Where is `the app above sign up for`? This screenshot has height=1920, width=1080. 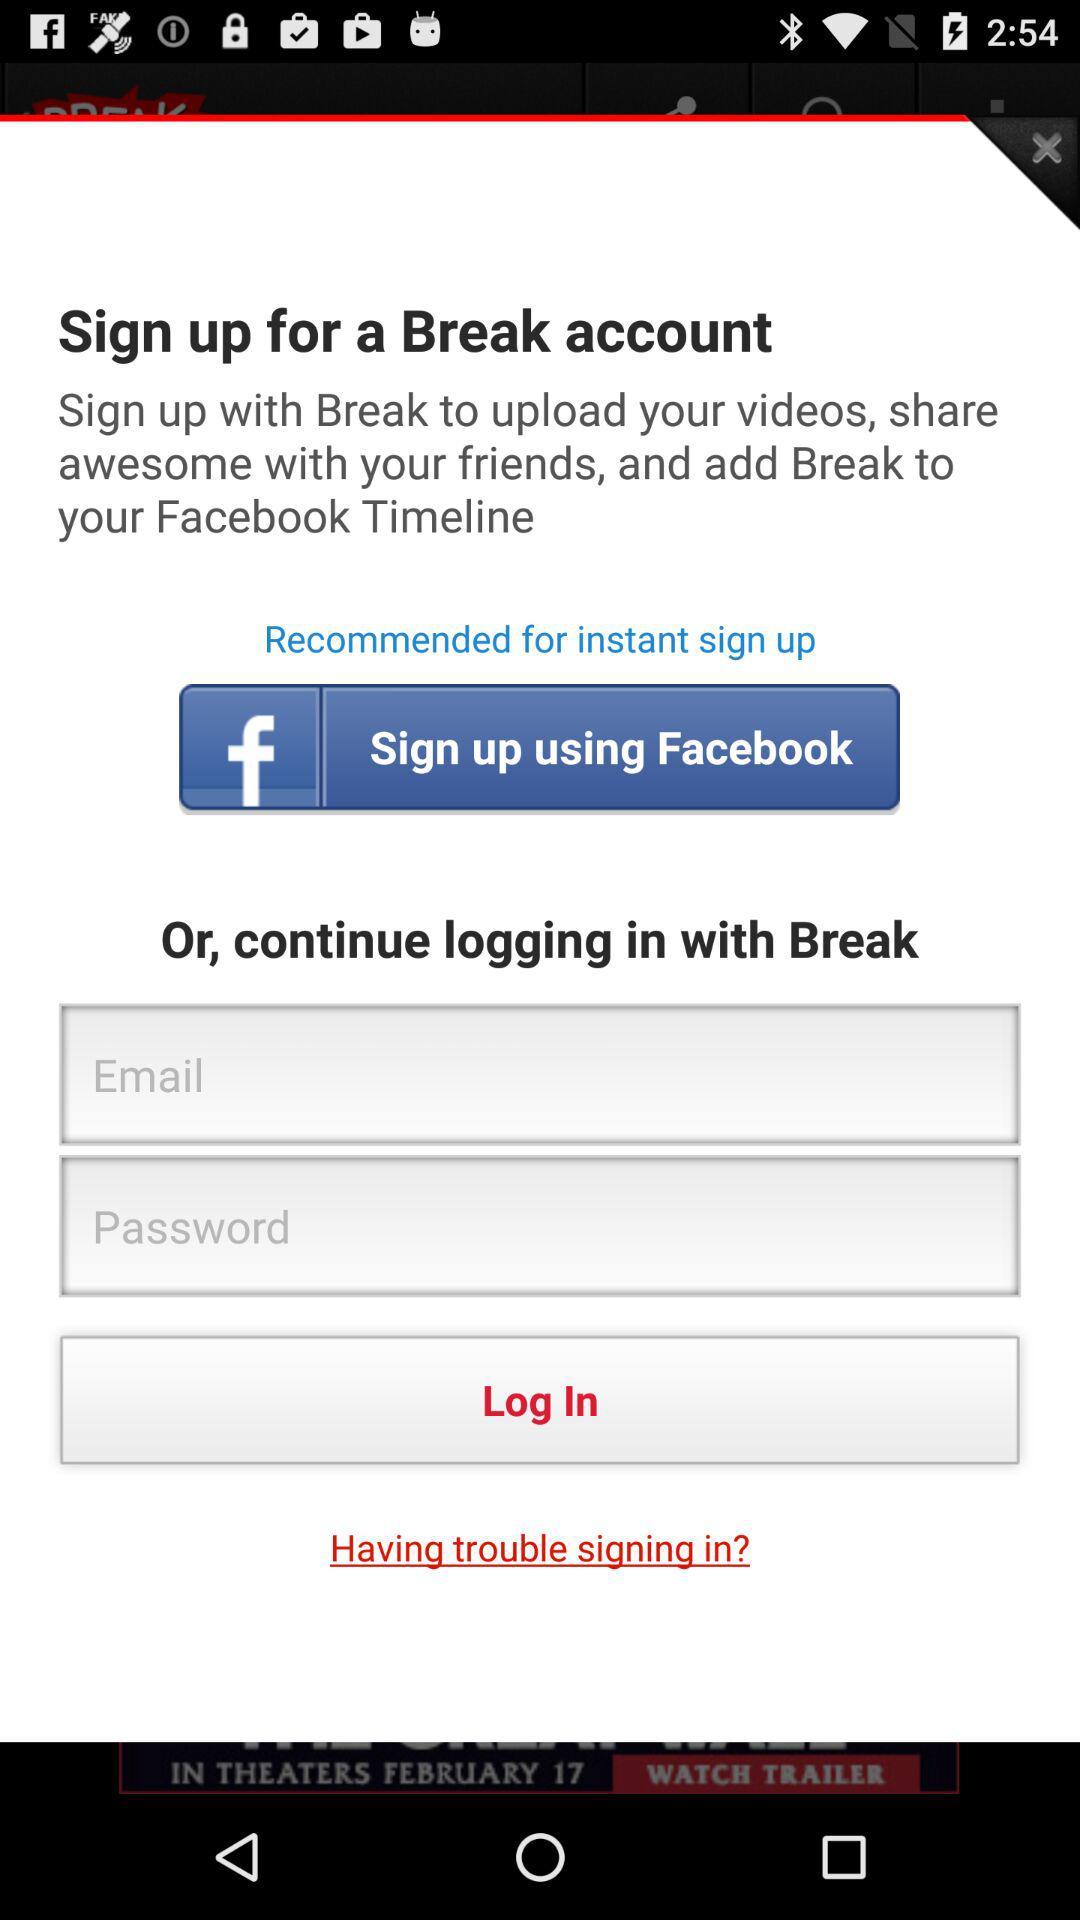 the app above sign up for is located at coordinates (1020, 172).